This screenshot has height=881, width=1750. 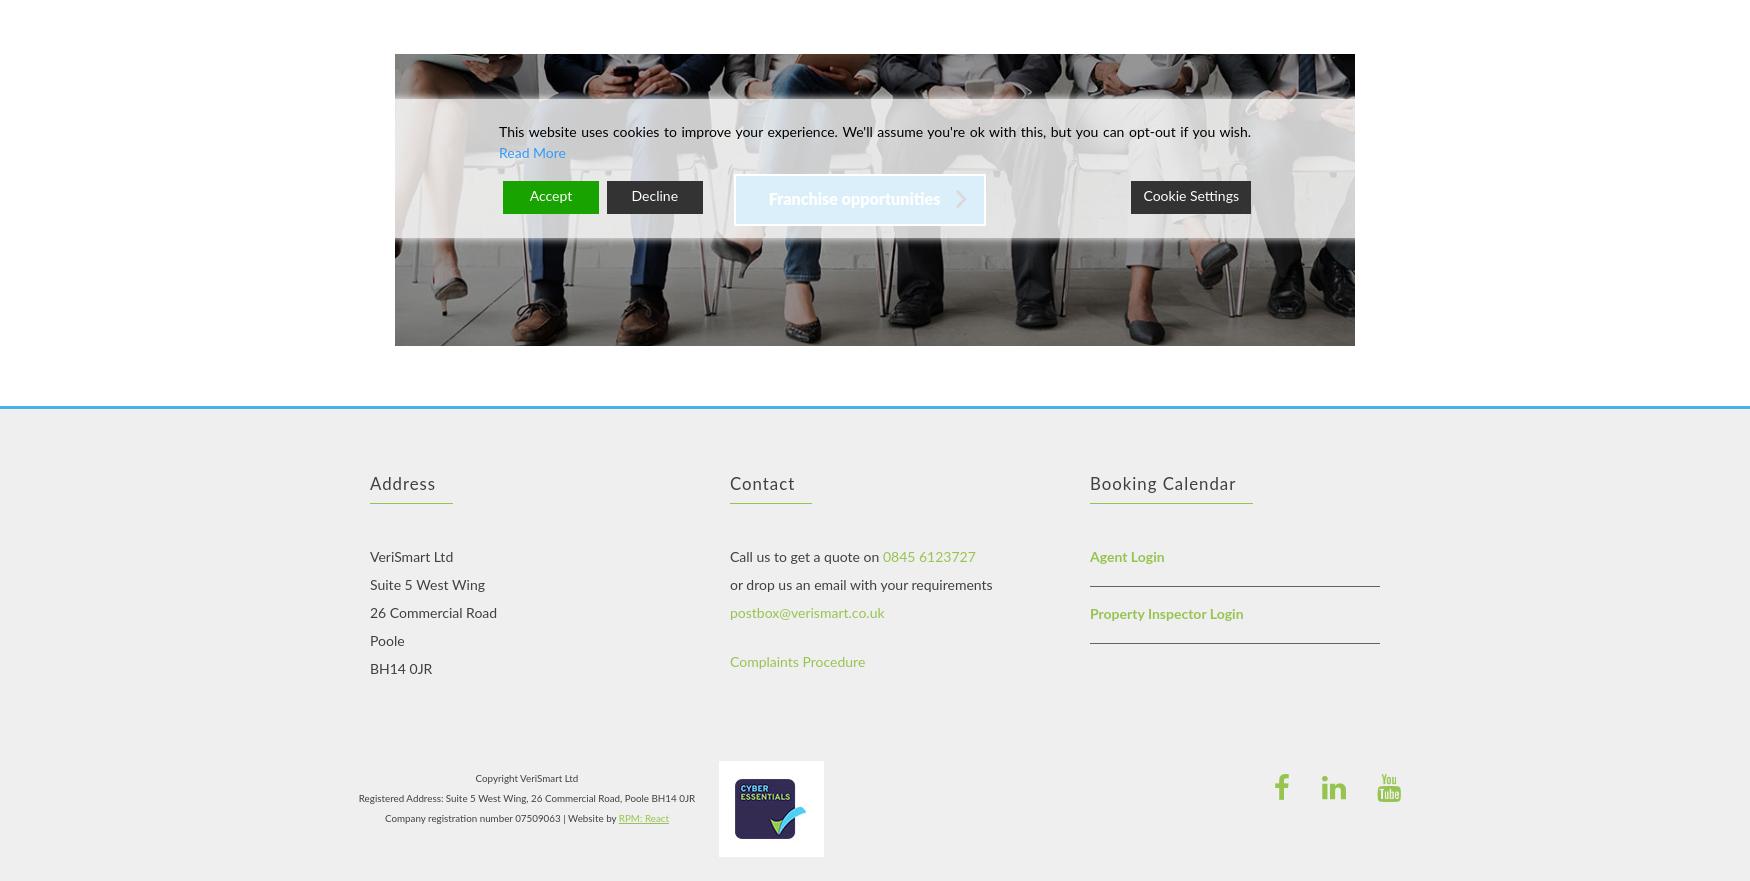 What do you see at coordinates (1165, 612) in the screenshot?
I see `'Property Inspector Login'` at bounding box center [1165, 612].